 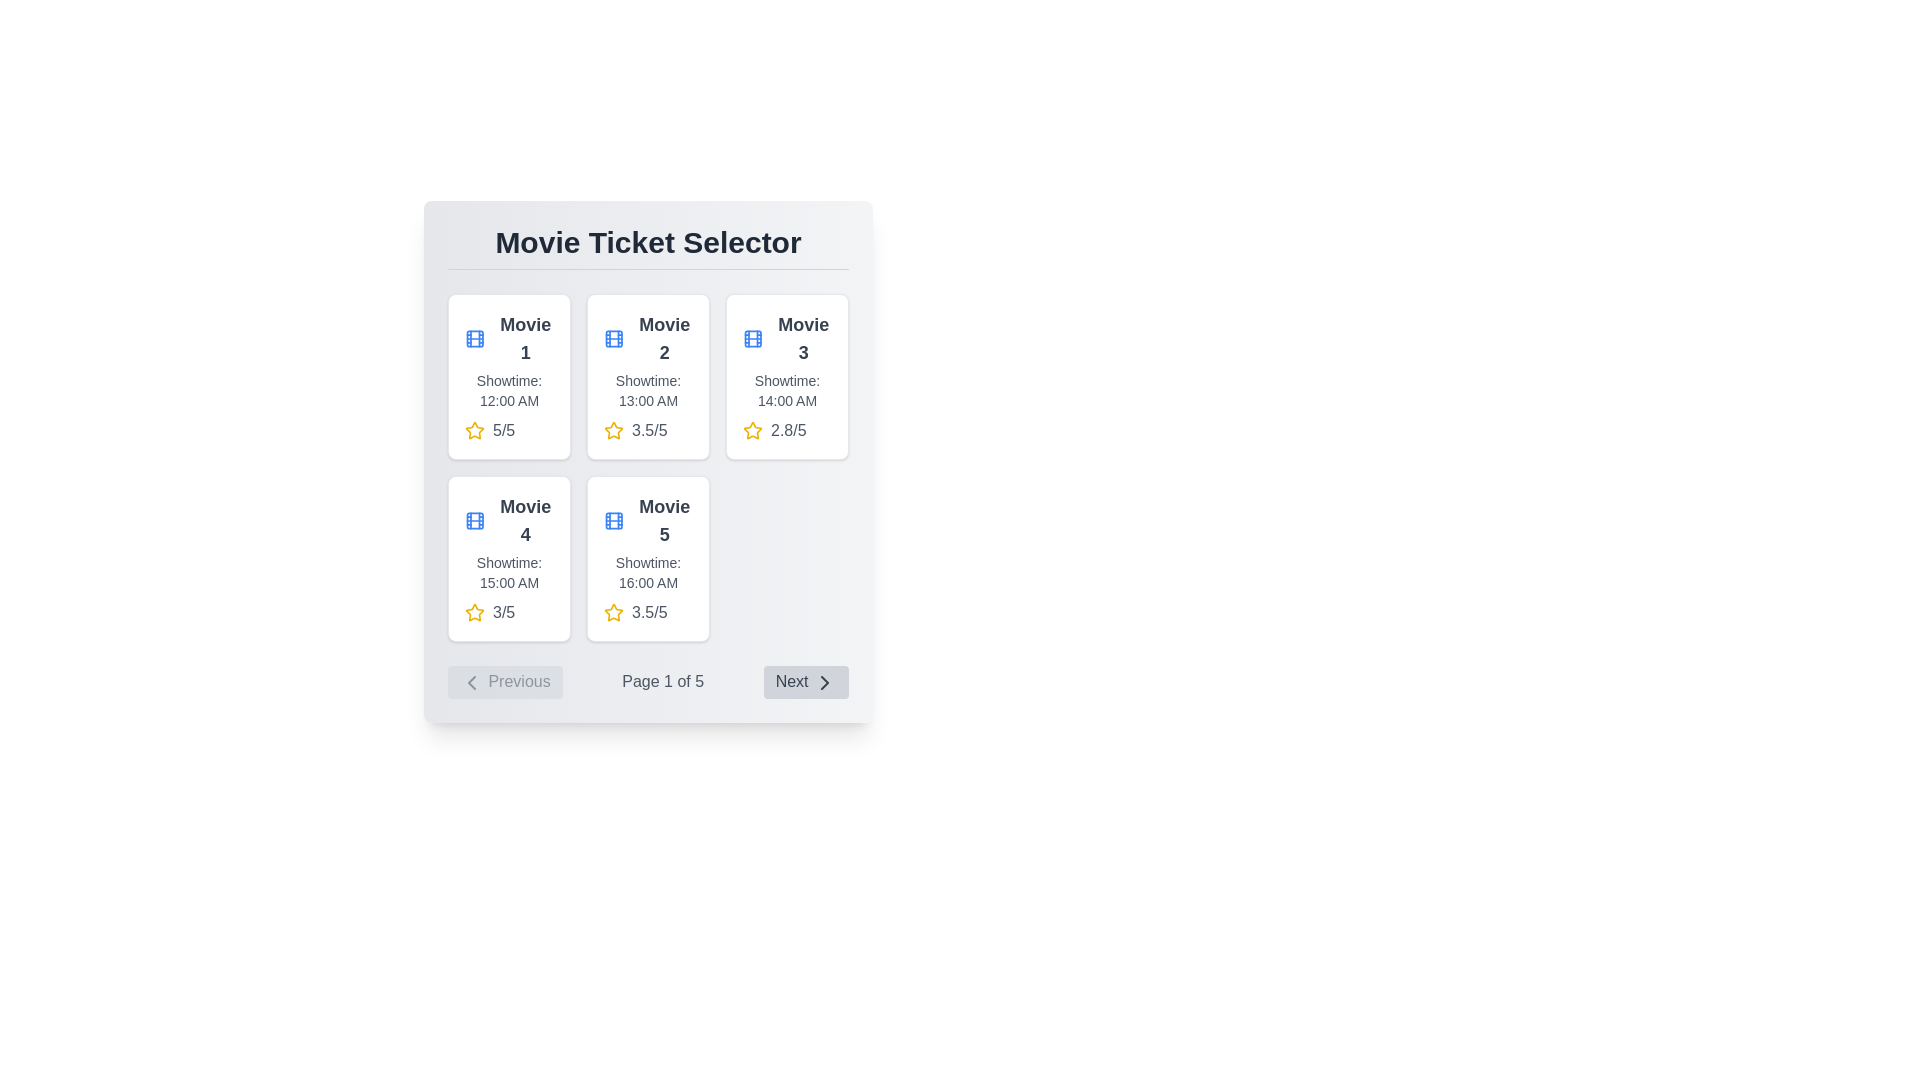 What do you see at coordinates (613, 338) in the screenshot?
I see `the film reel icon located at the top-left corner of the 'Movie 1' card in the 'Movie Ticket Selector' panel` at bounding box center [613, 338].